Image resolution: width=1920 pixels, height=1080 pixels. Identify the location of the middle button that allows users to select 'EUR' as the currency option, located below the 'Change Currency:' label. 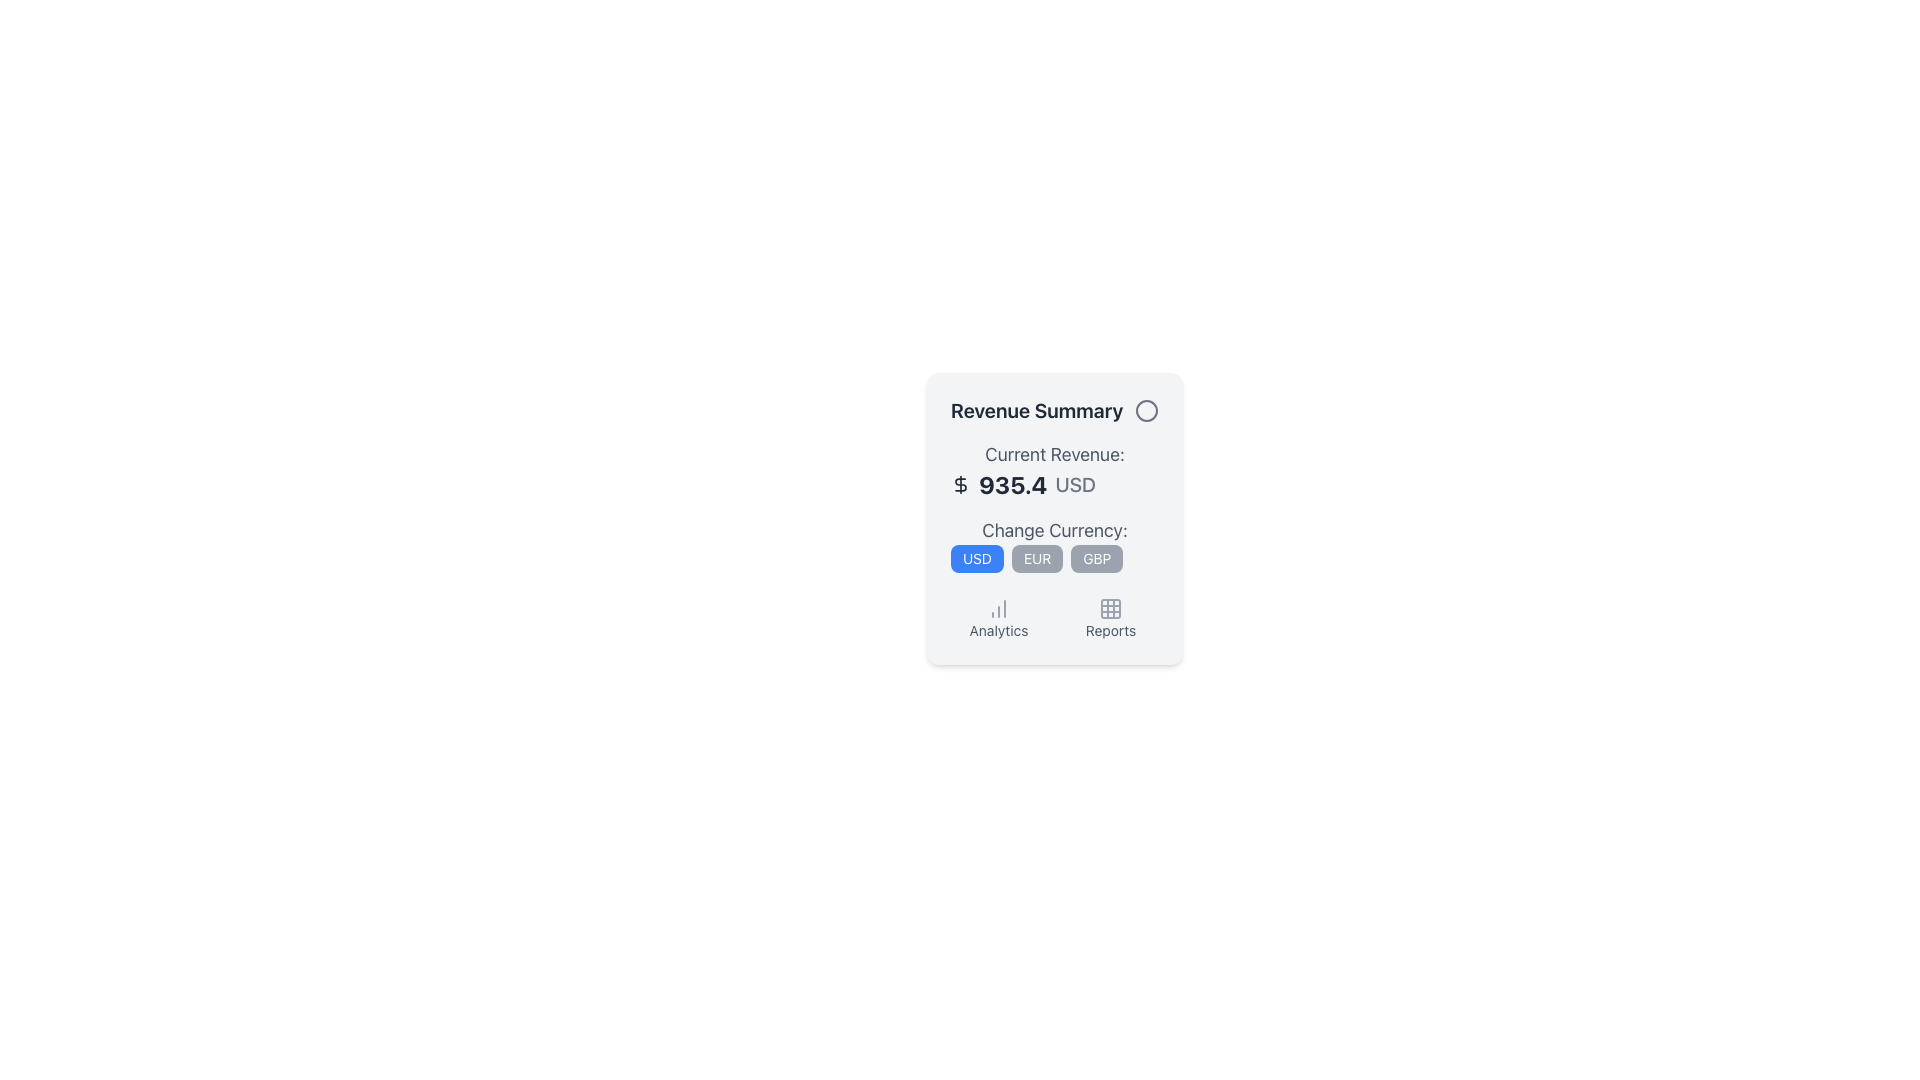
(1054, 559).